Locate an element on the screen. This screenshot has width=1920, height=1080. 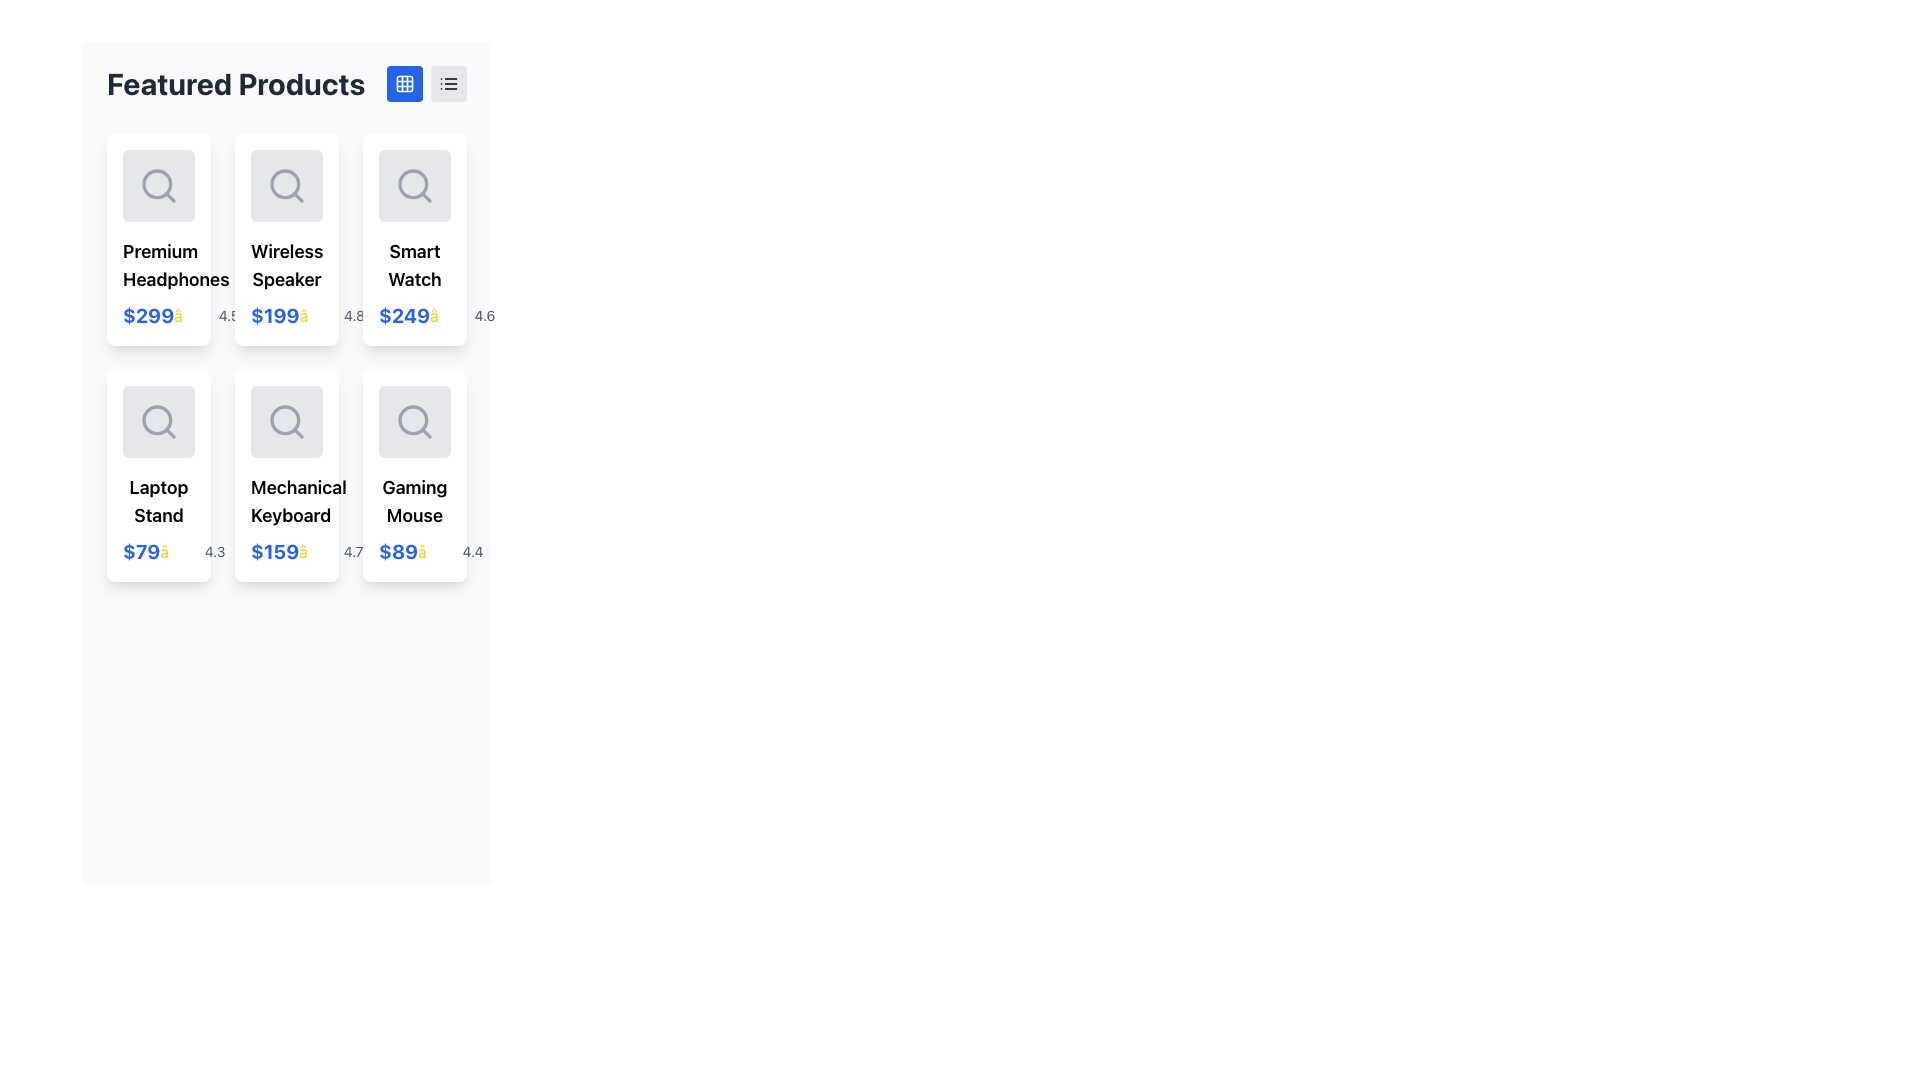
the price and customer rating element for the 'Laptop Stand' product located at the bottom section of the card is located at coordinates (157, 551).